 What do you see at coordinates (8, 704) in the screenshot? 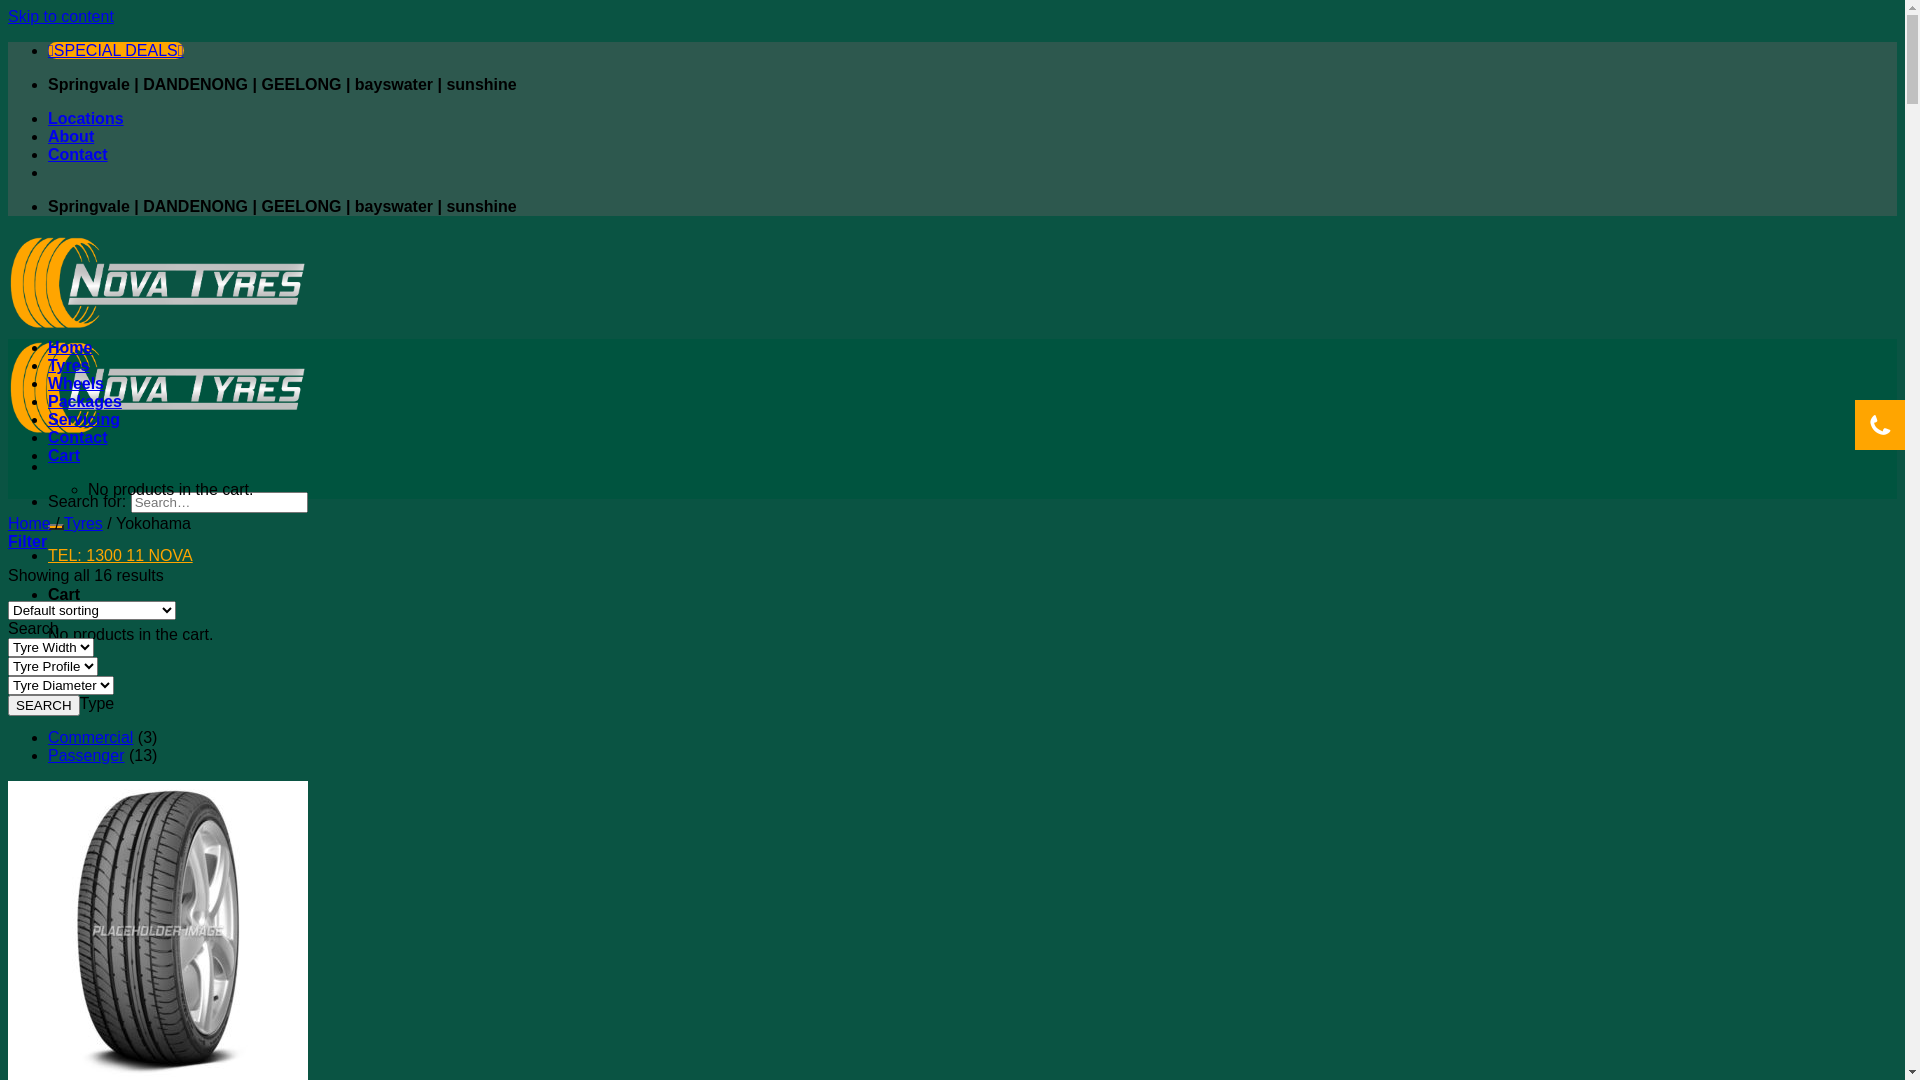
I see `'SEARCH'` at bounding box center [8, 704].